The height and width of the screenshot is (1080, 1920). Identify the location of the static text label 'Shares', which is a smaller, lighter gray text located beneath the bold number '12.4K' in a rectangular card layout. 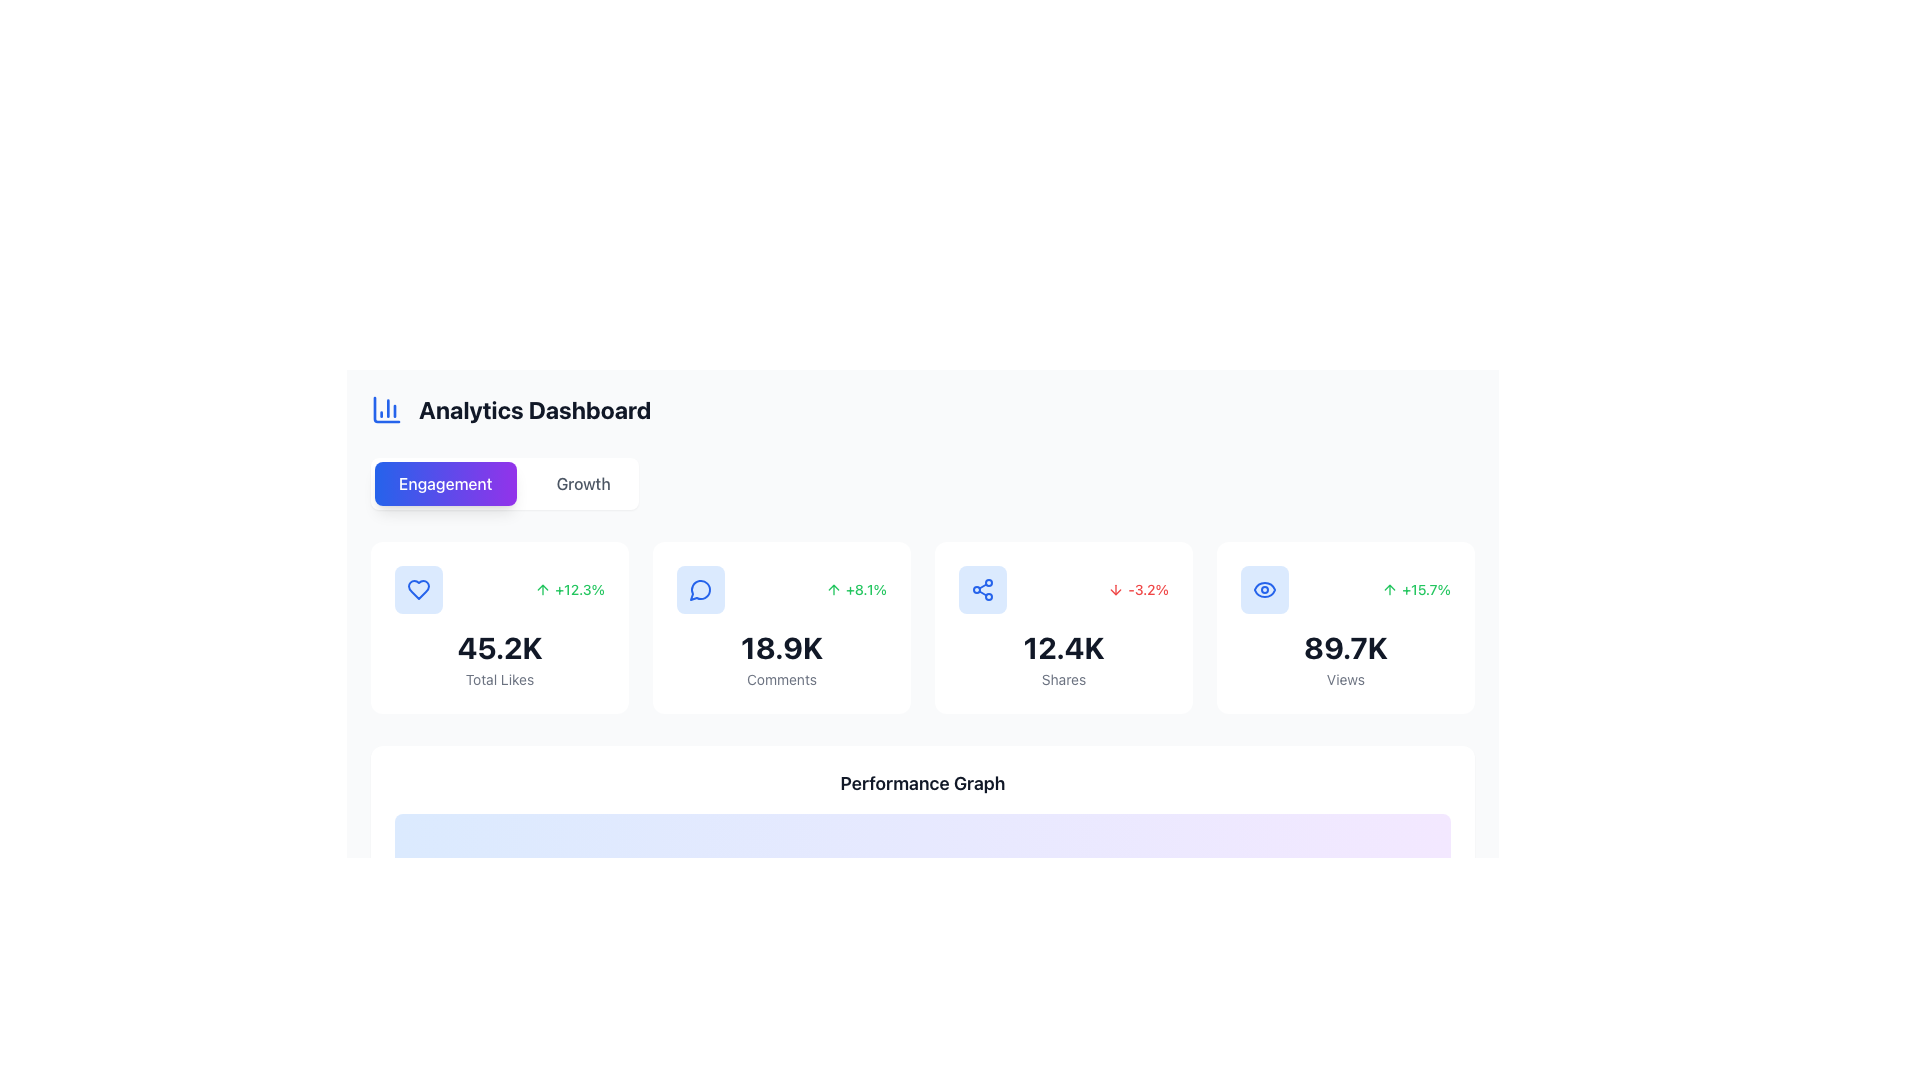
(1063, 678).